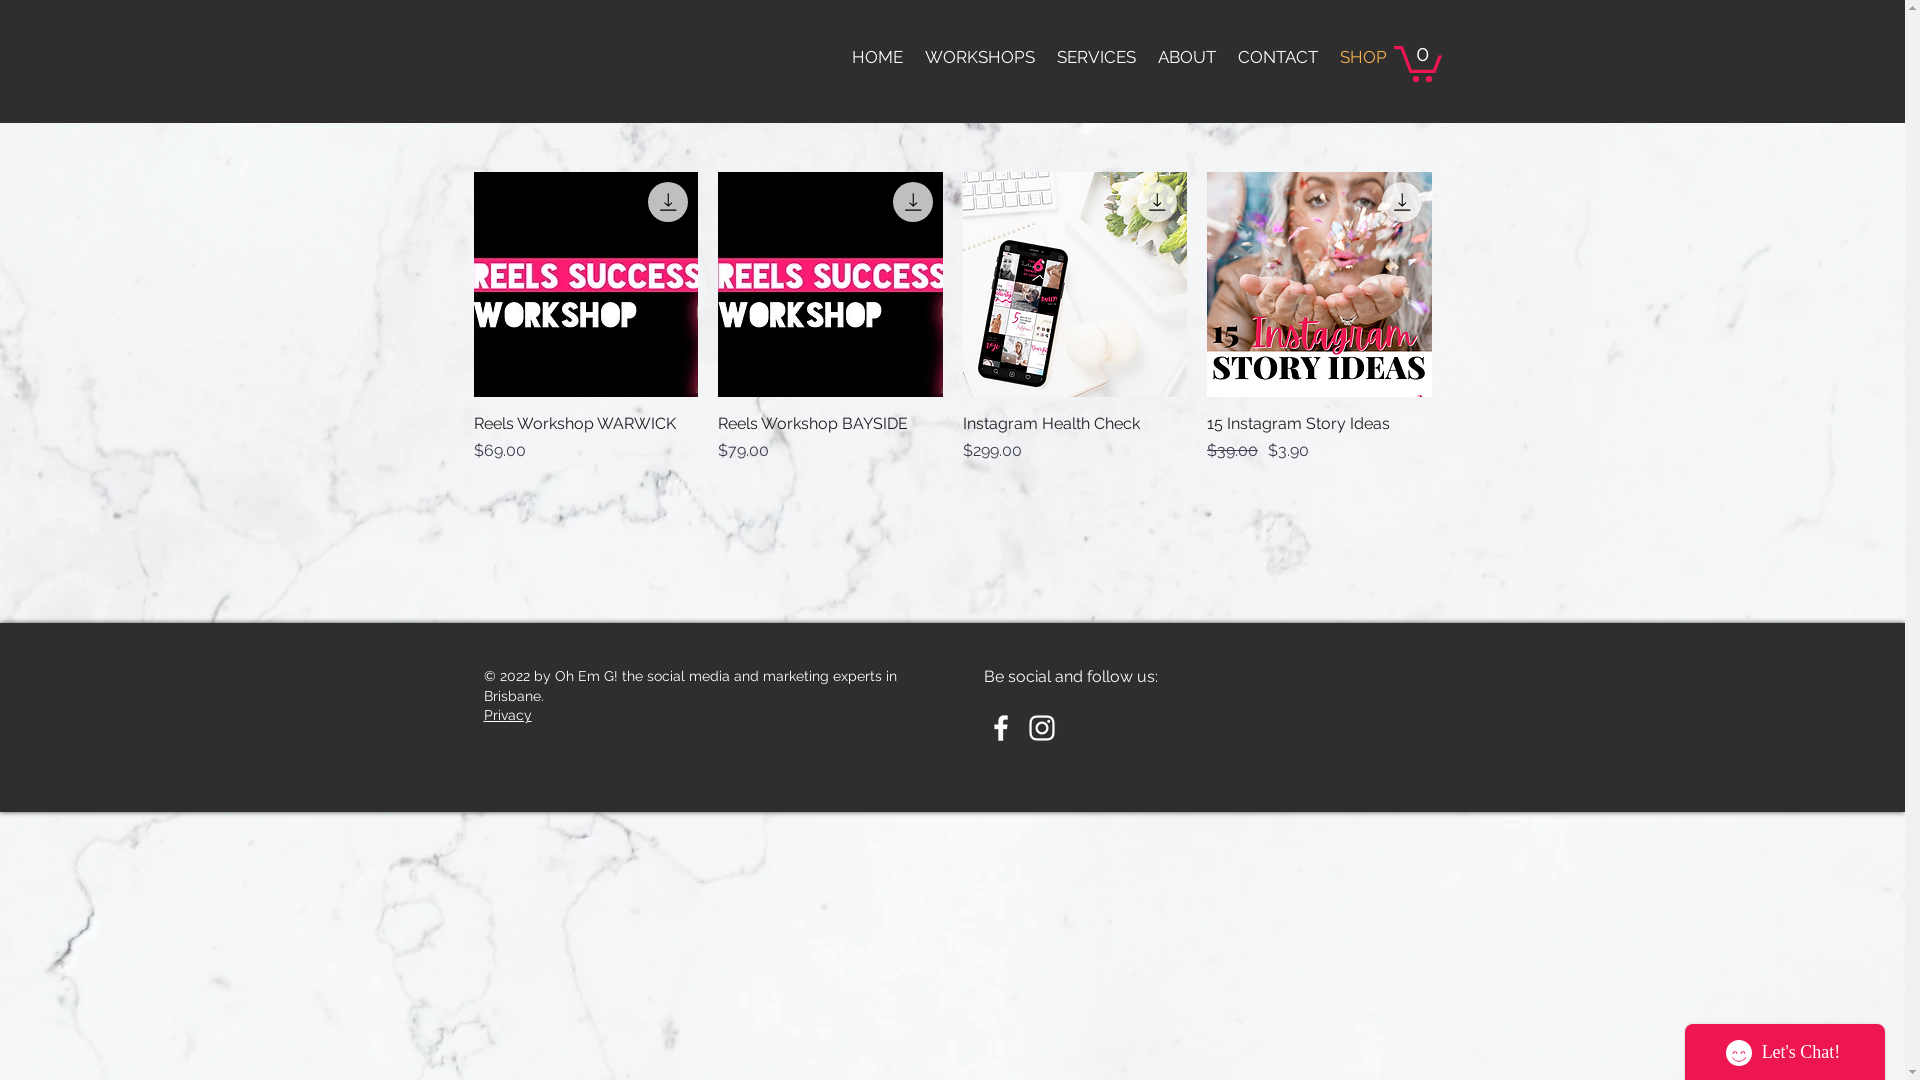 The height and width of the screenshot is (1080, 1920). I want to click on 'Privacy', so click(508, 713).